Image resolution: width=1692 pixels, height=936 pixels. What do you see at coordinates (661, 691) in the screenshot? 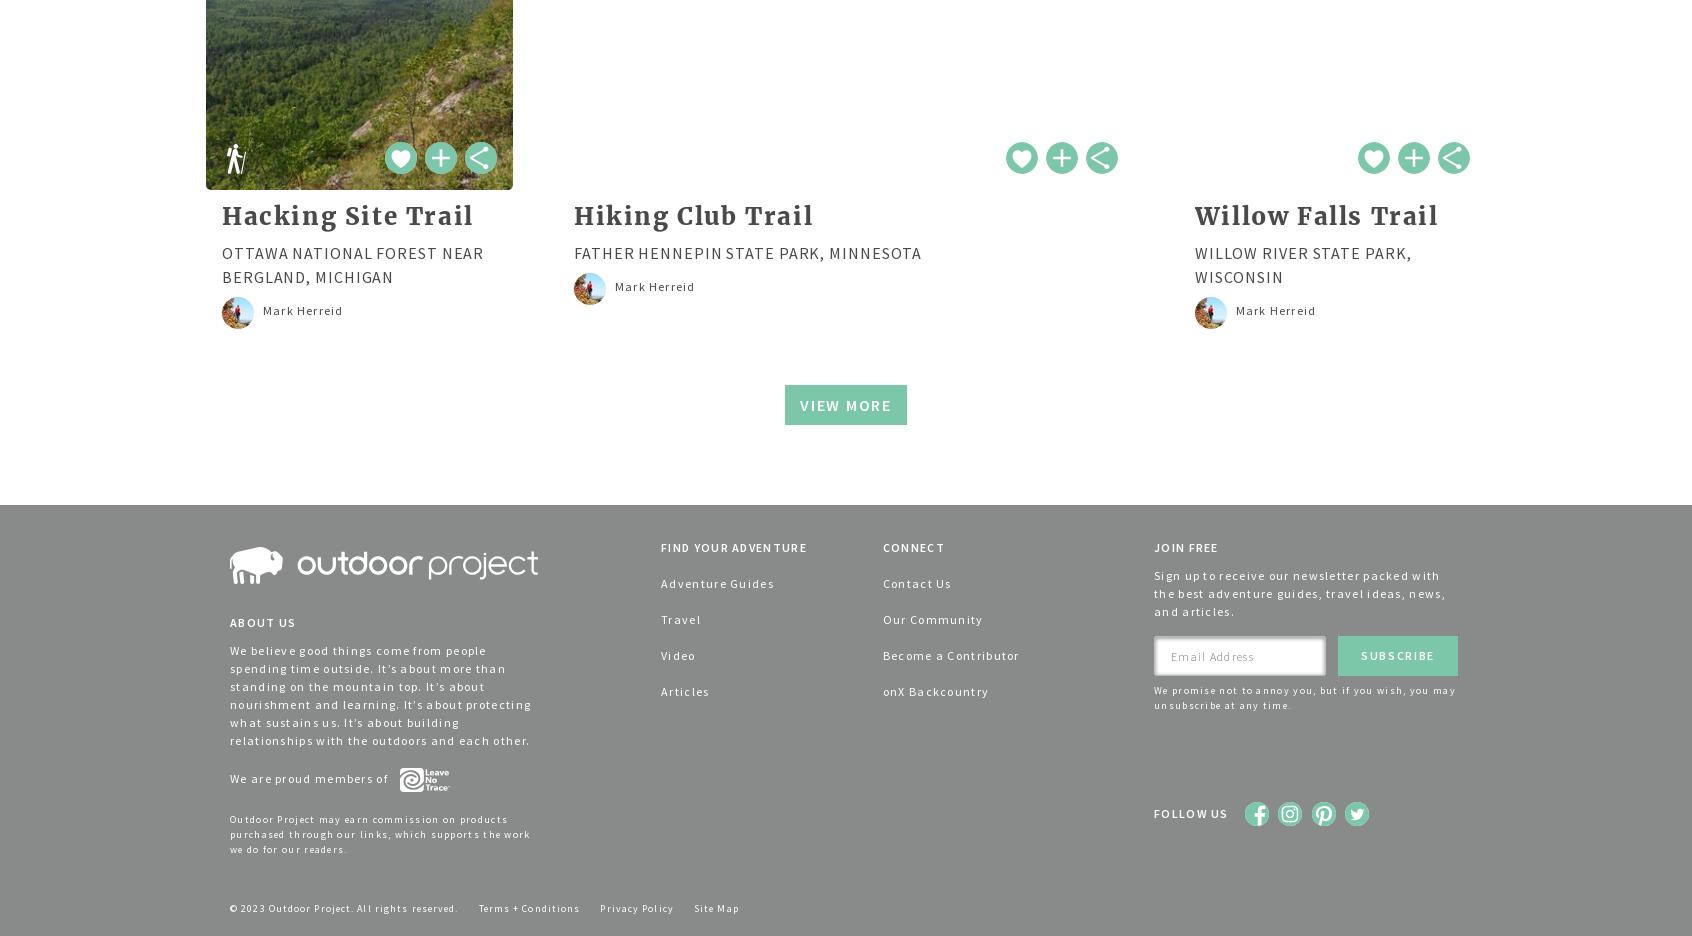
I see `'Articles'` at bounding box center [661, 691].